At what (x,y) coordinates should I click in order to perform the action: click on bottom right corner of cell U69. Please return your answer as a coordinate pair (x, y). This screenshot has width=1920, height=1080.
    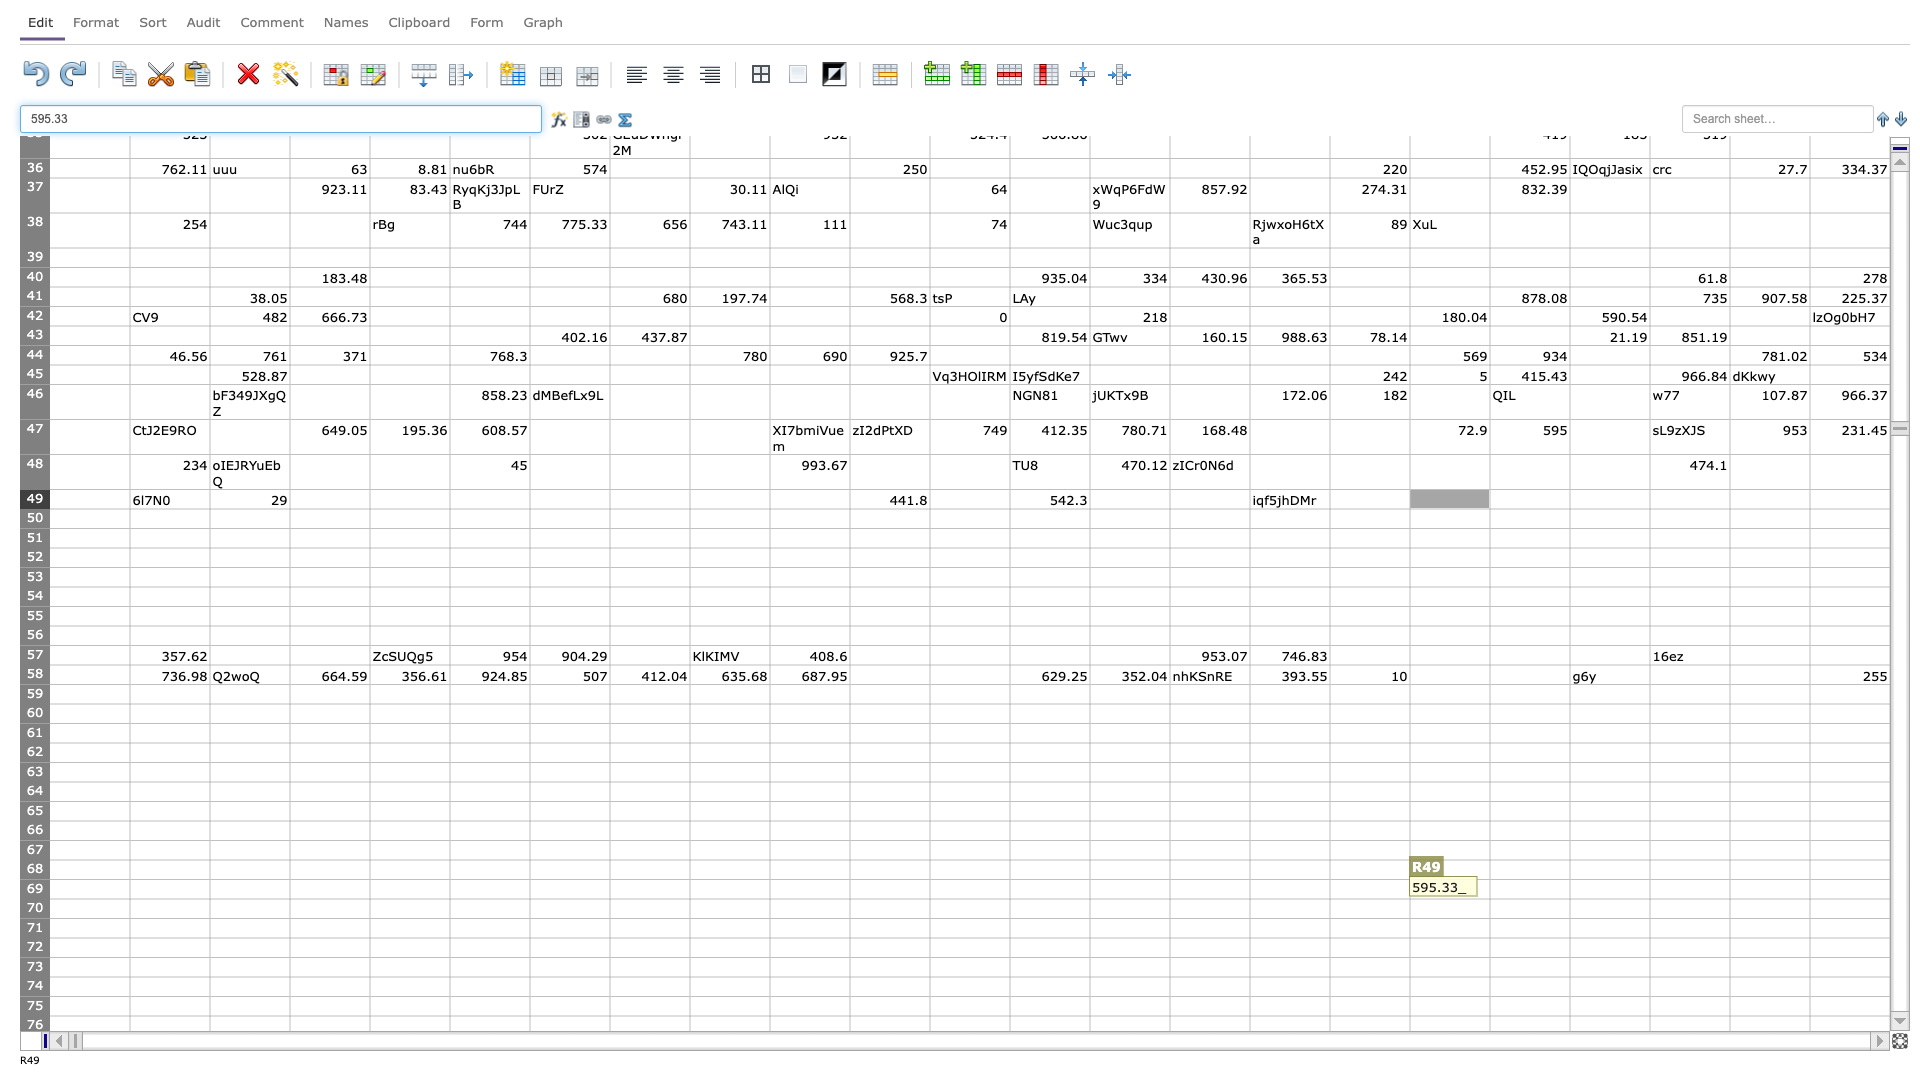
    Looking at the image, I should click on (1728, 897).